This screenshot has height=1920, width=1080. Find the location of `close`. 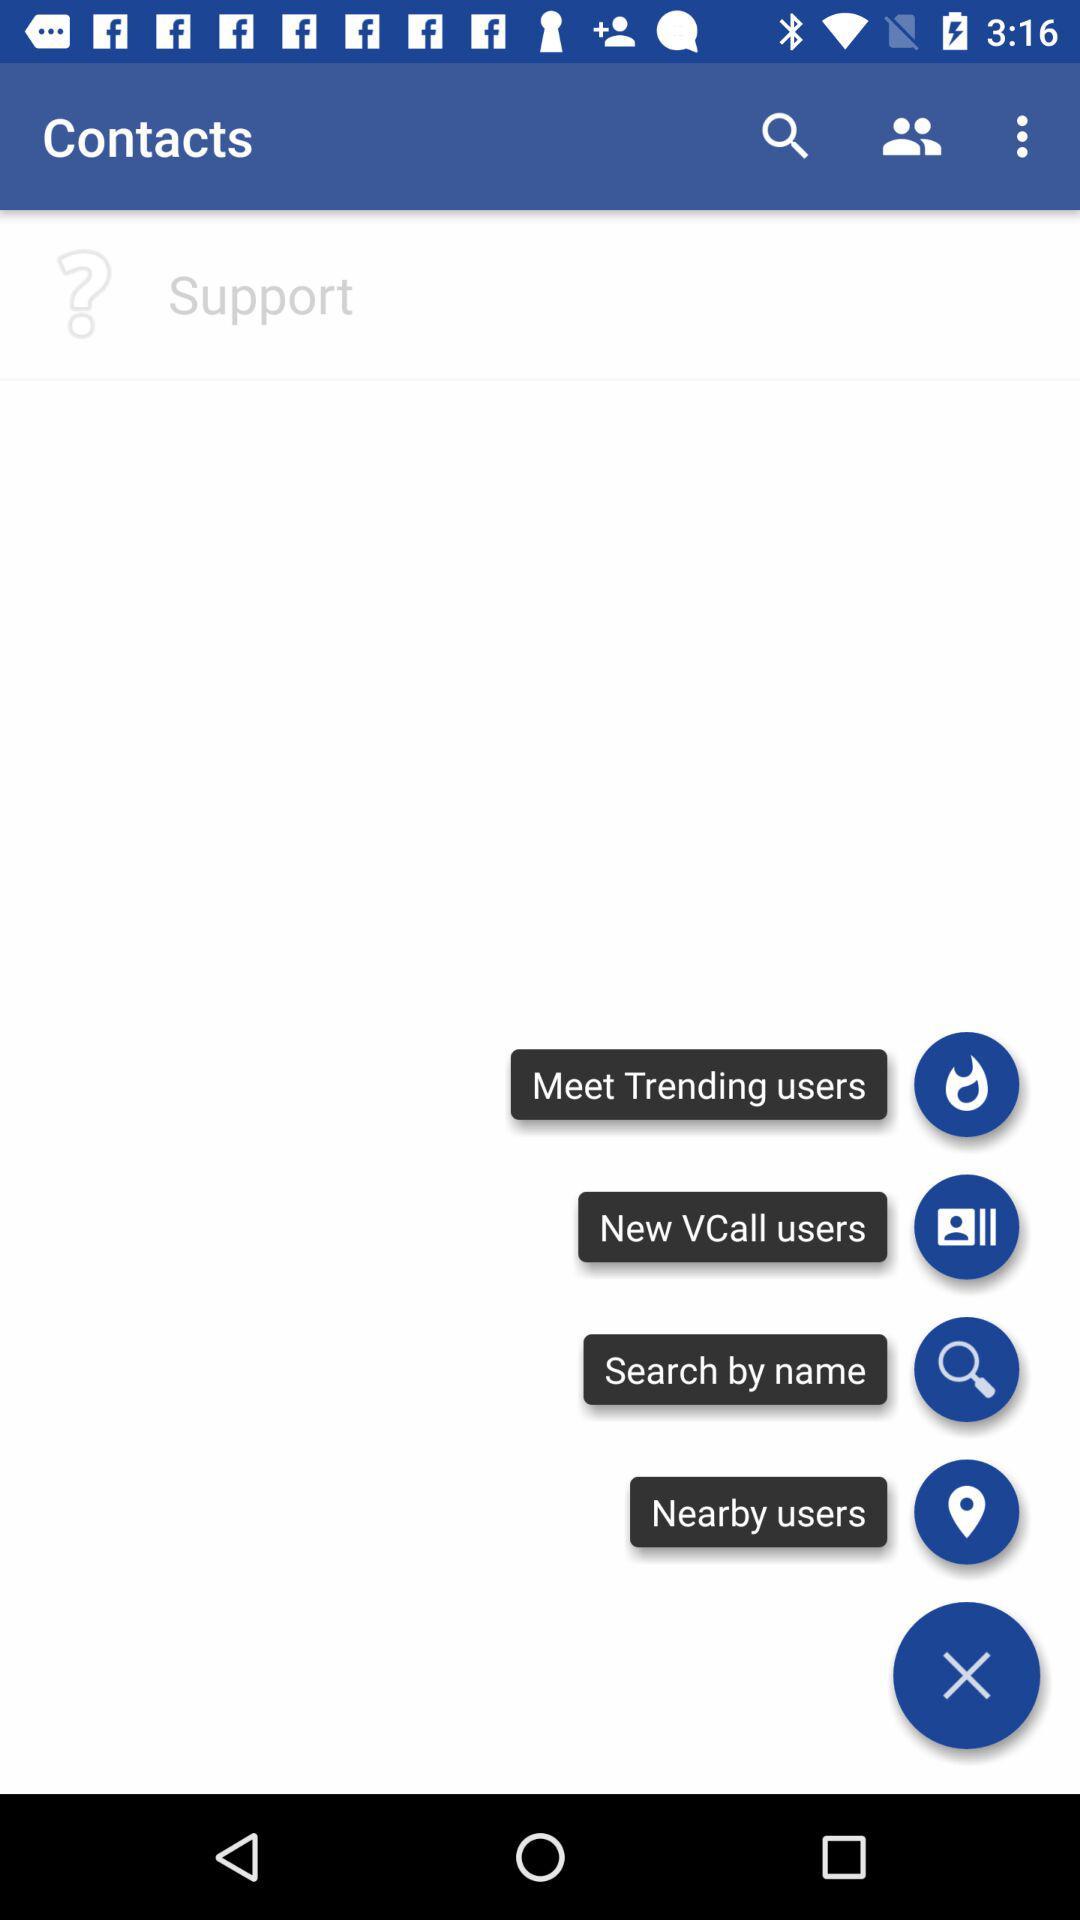

close is located at coordinates (965, 1675).